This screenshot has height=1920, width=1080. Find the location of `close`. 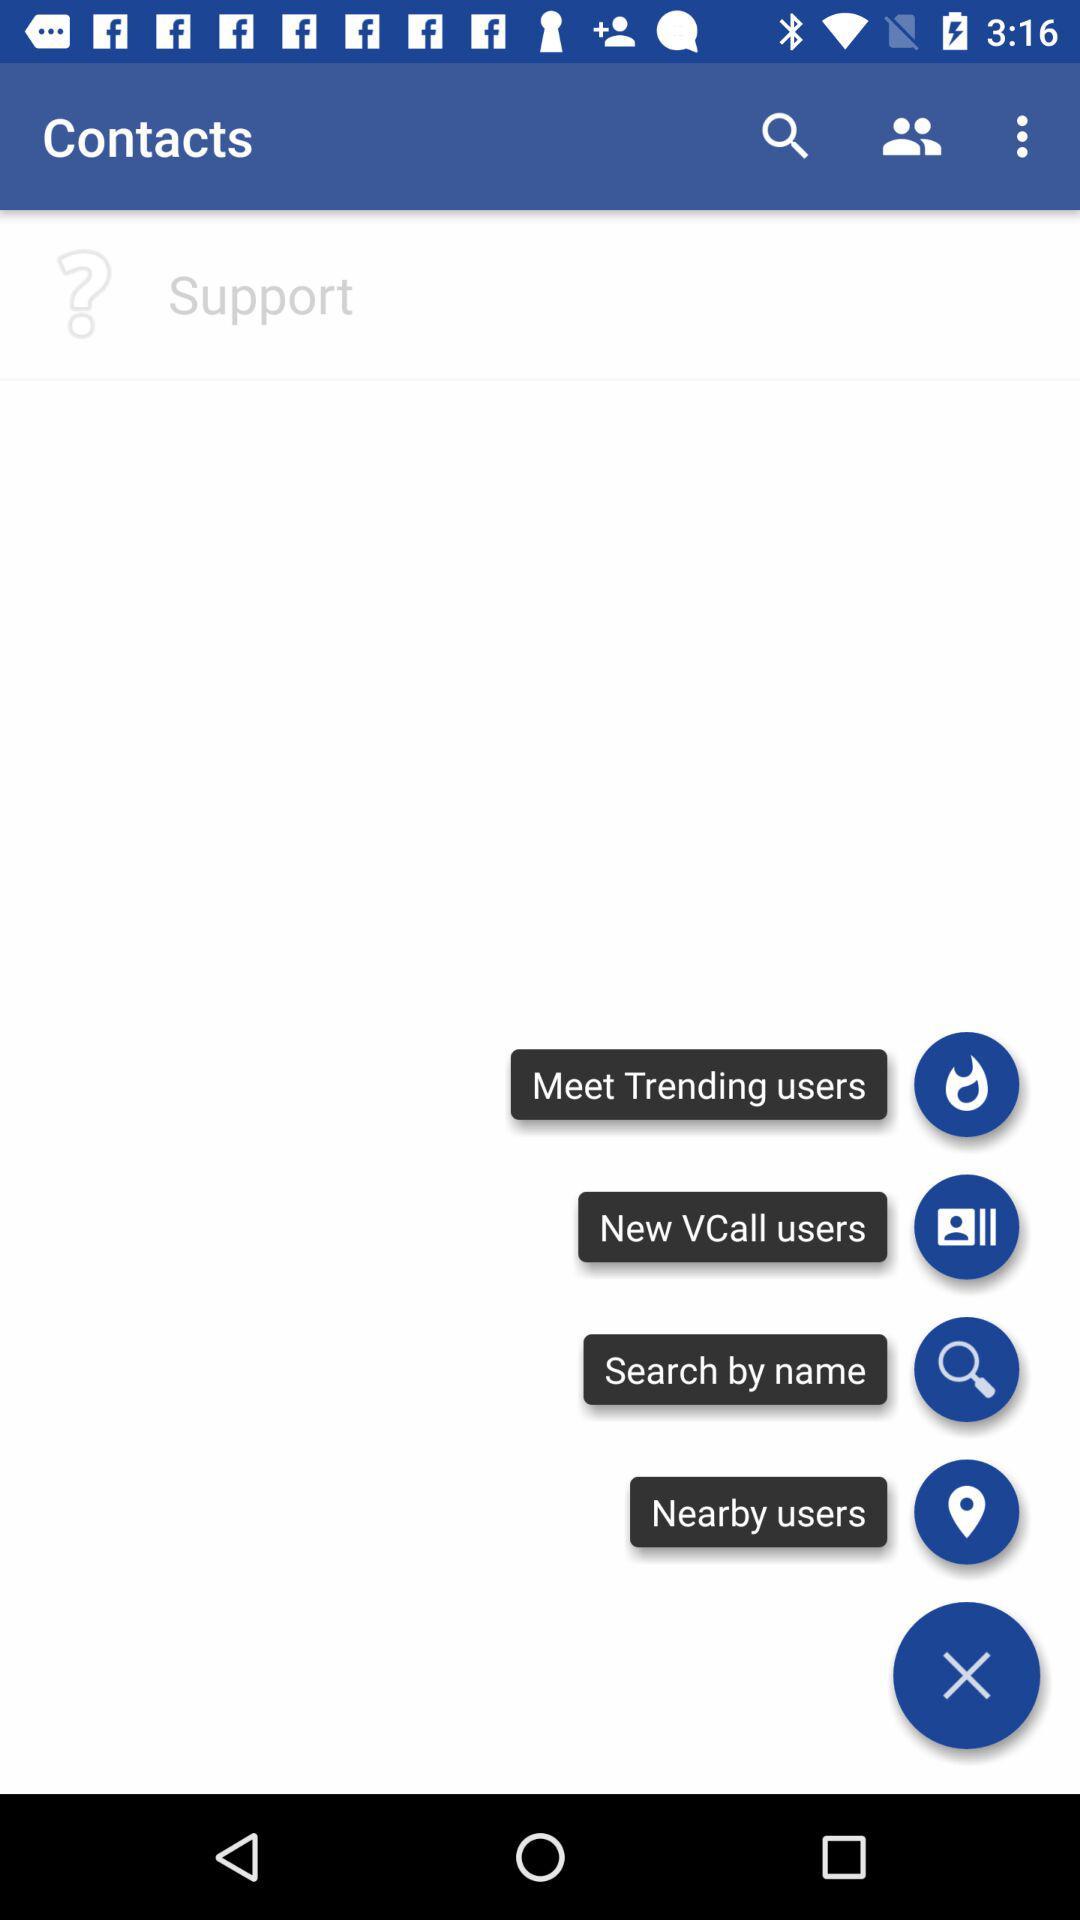

close is located at coordinates (965, 1675).